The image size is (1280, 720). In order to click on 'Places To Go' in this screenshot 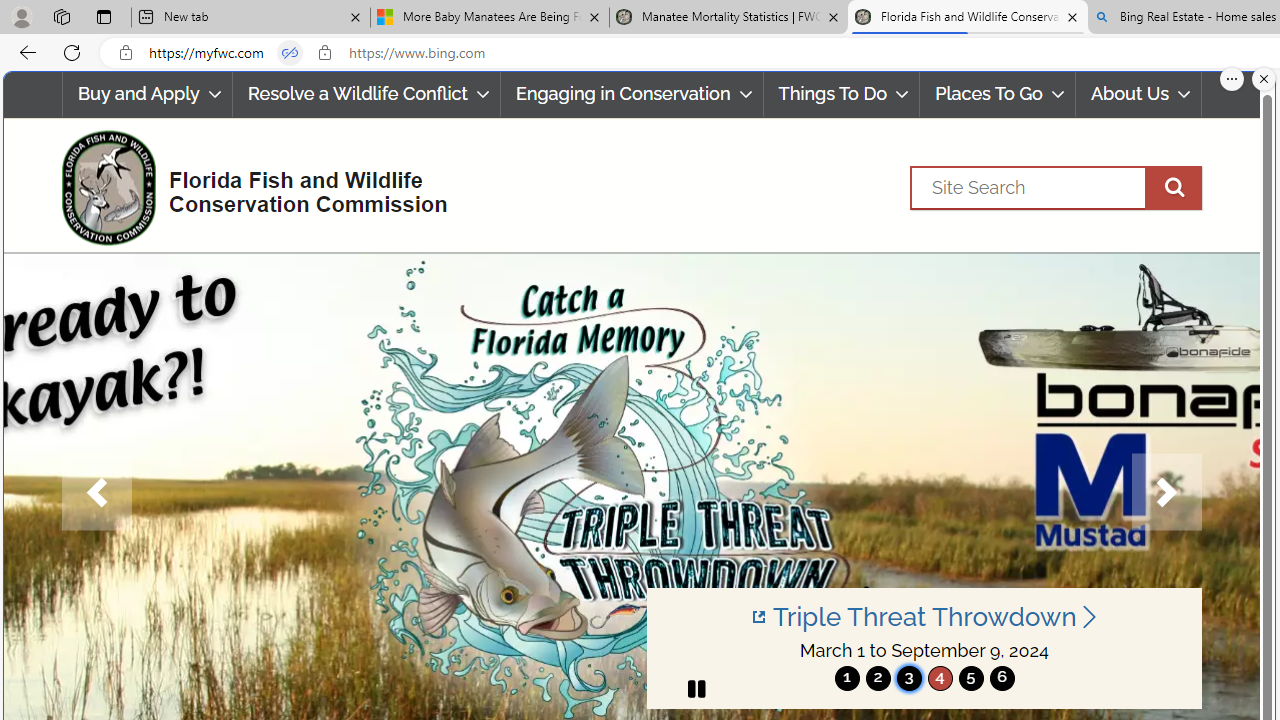, I will do `click(998, 94)`.